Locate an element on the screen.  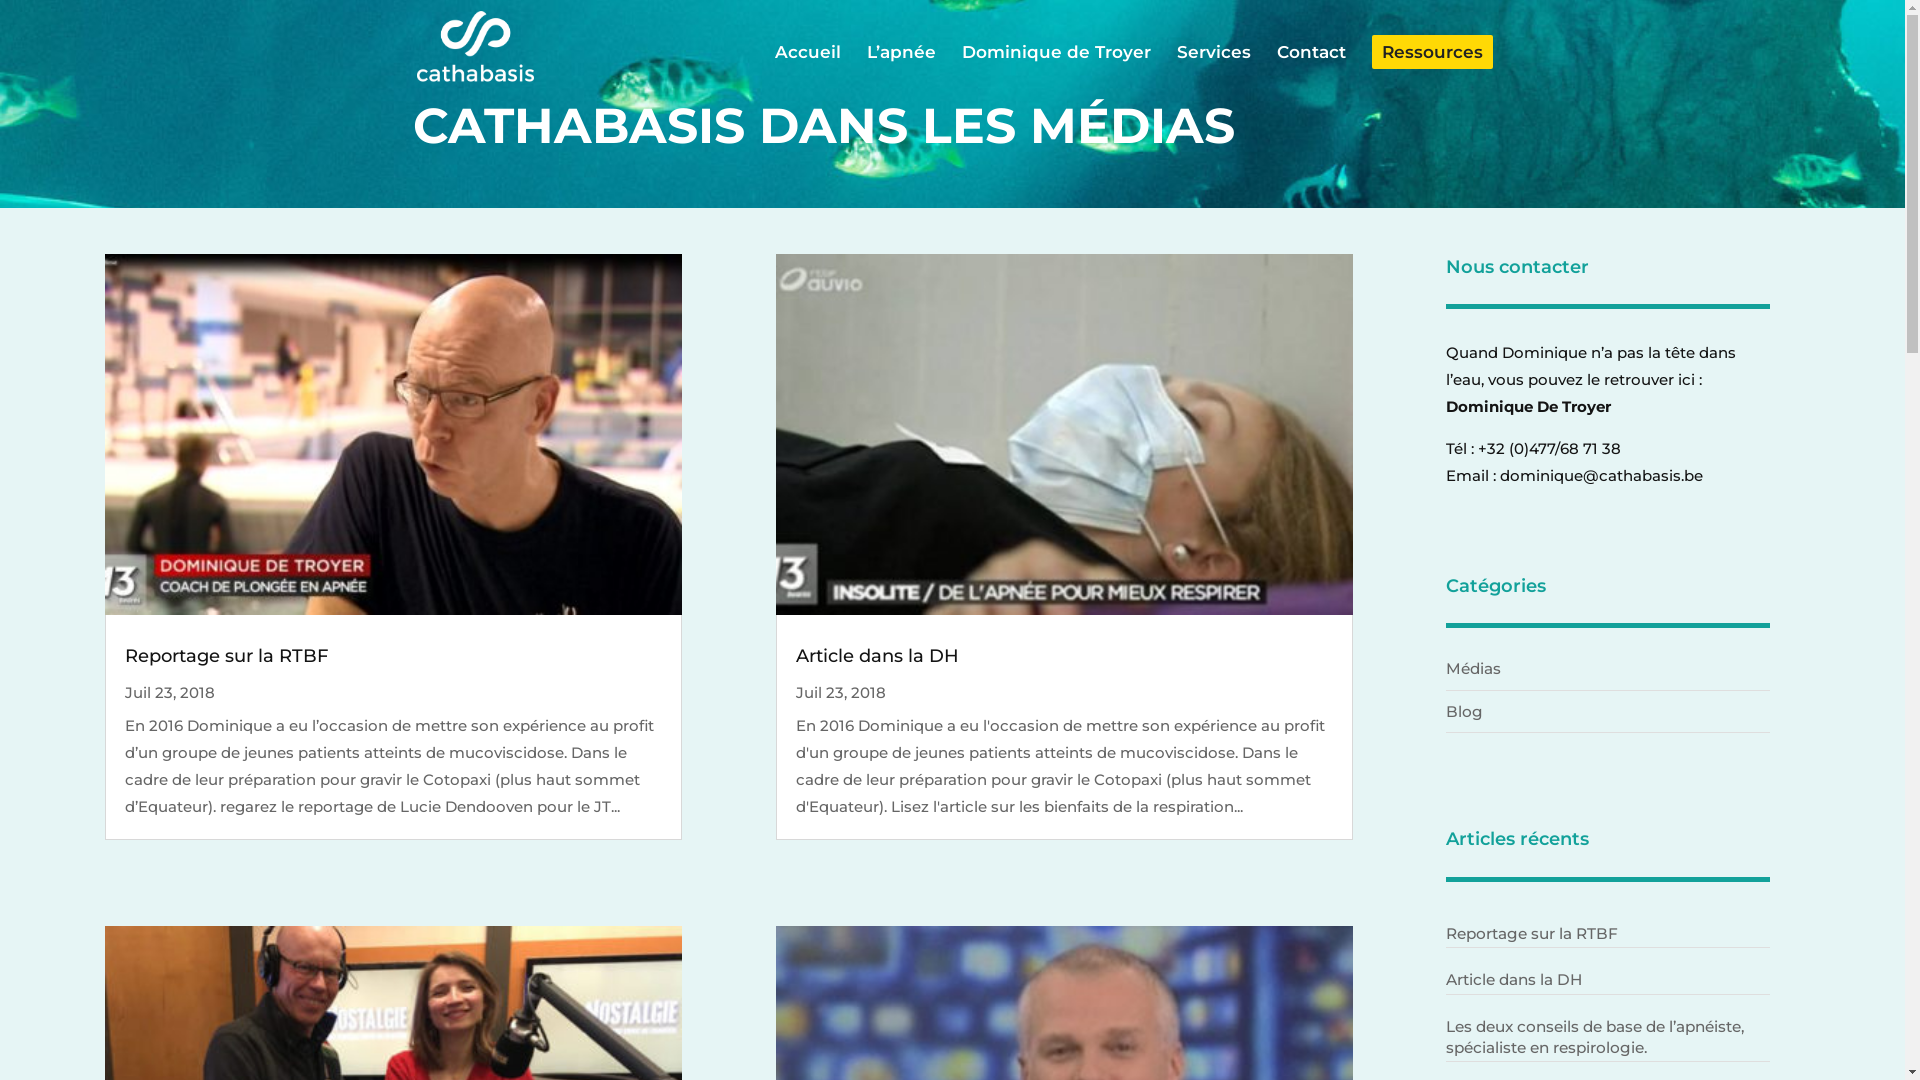
'Services' is located at coordinates (1212, 68).